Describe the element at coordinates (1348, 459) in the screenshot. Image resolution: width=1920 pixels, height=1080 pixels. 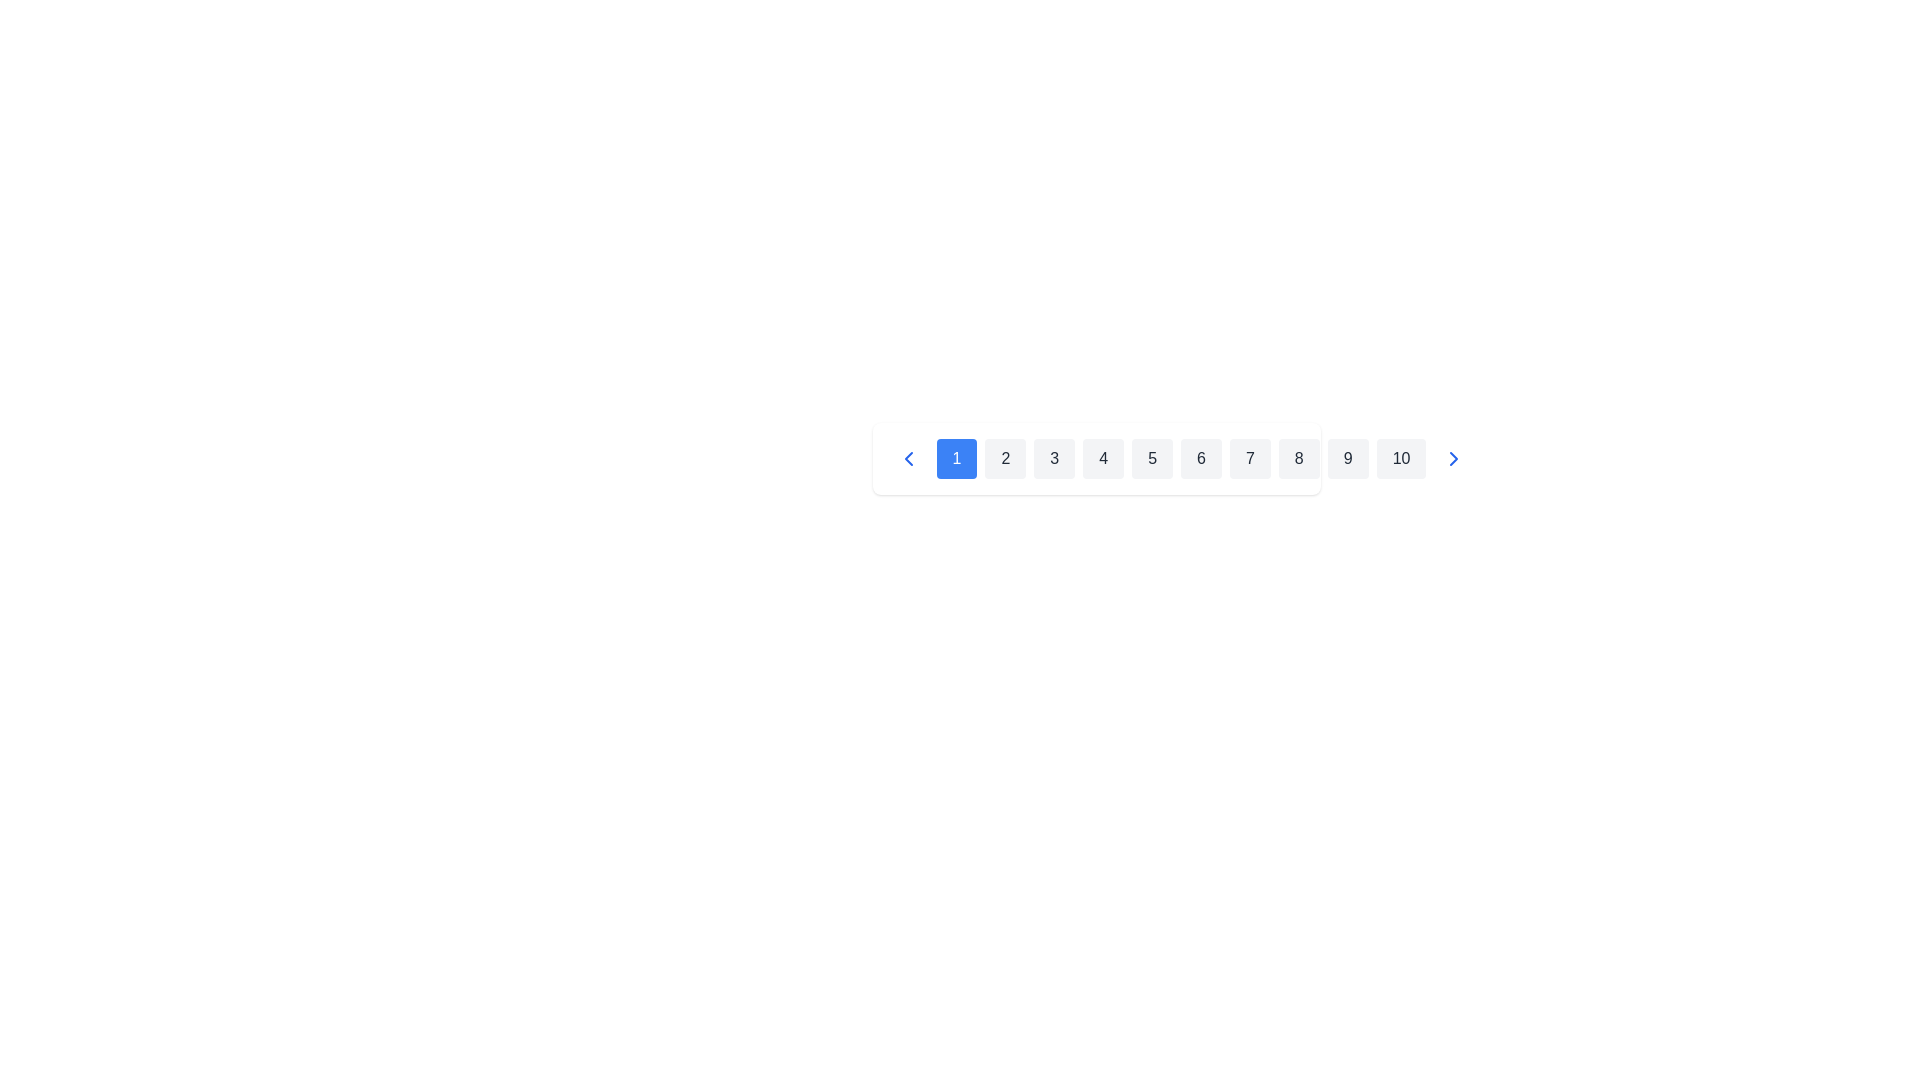
I see `the rounded button with the number '9'` at that location.